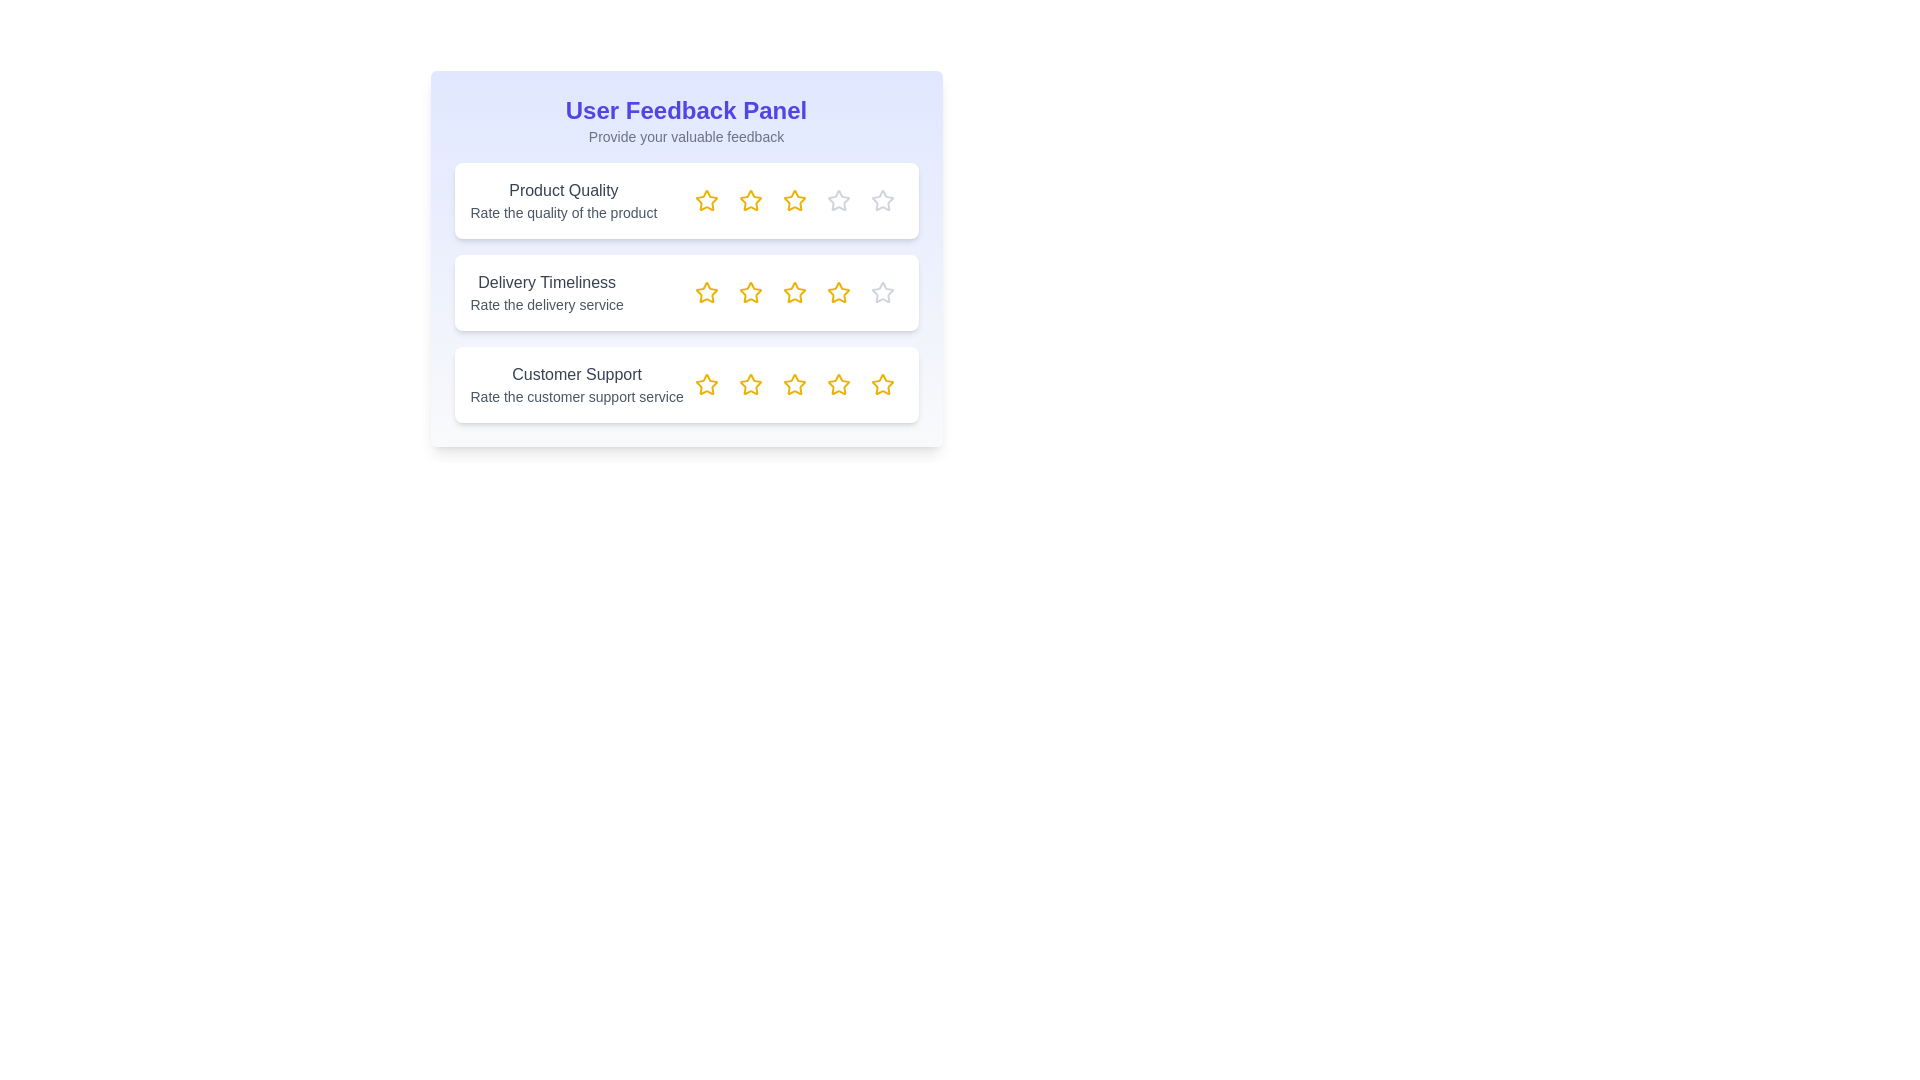 Image resolution: width=1920 pixels, height=1080 pixels. Describe the element at coordinates (838, 200) in the screenshot. I see `the rating for a feedback item to 4 stars` at that location.